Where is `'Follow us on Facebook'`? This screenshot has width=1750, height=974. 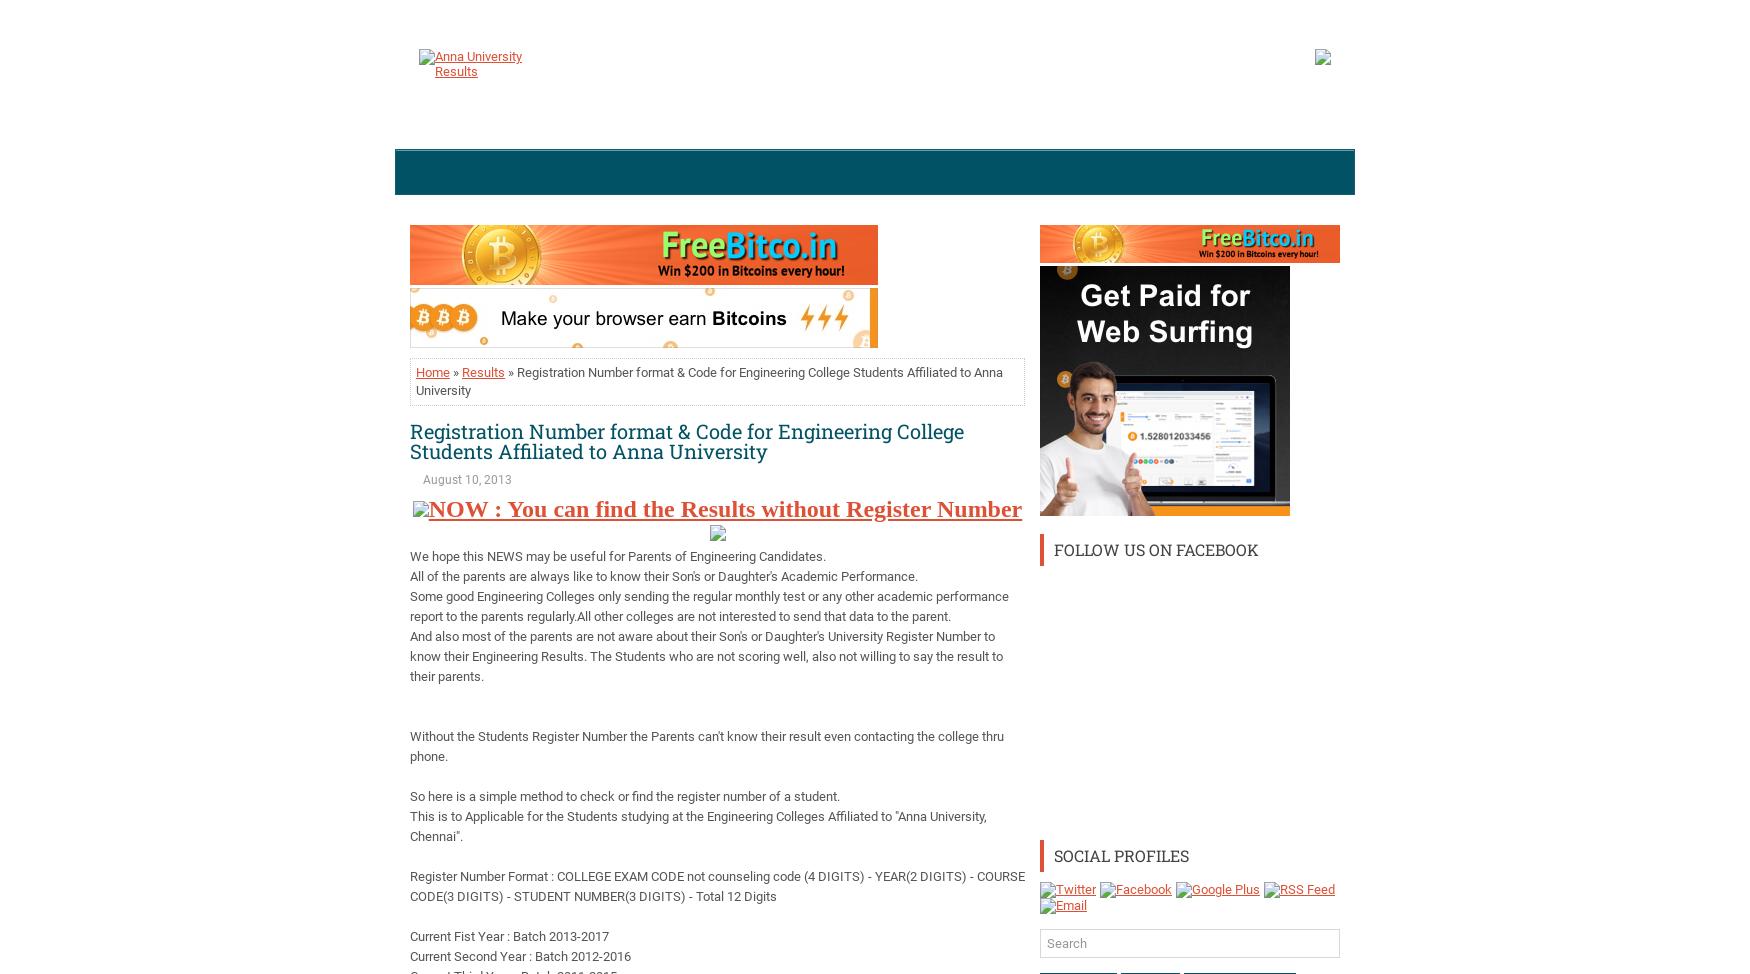 'Follow us on Facebook' is located at coordinates (1155, 549).